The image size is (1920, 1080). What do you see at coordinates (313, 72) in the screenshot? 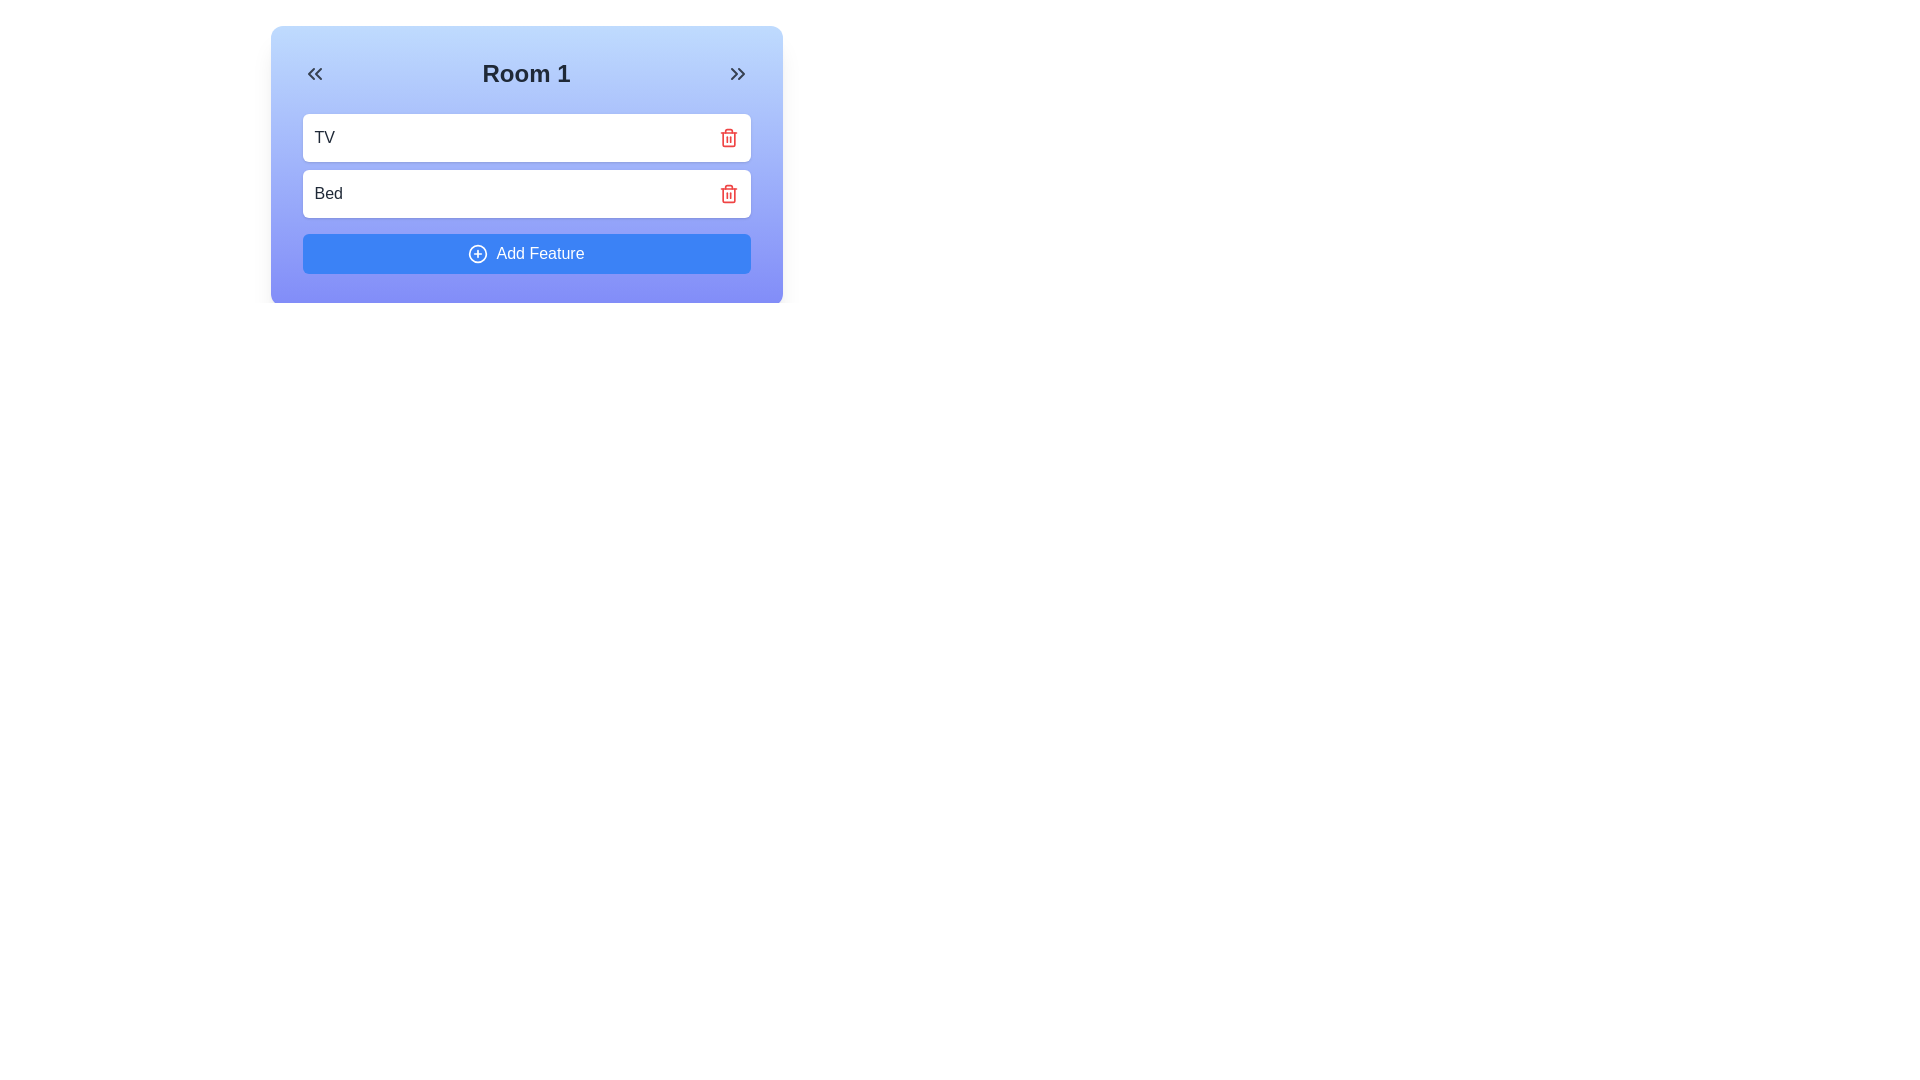
I see `the navigational icon resembling two chevrons pointing to the left, located at the top-left corner of the section labeled 'Room 1'` at bounding box center [313, 72].